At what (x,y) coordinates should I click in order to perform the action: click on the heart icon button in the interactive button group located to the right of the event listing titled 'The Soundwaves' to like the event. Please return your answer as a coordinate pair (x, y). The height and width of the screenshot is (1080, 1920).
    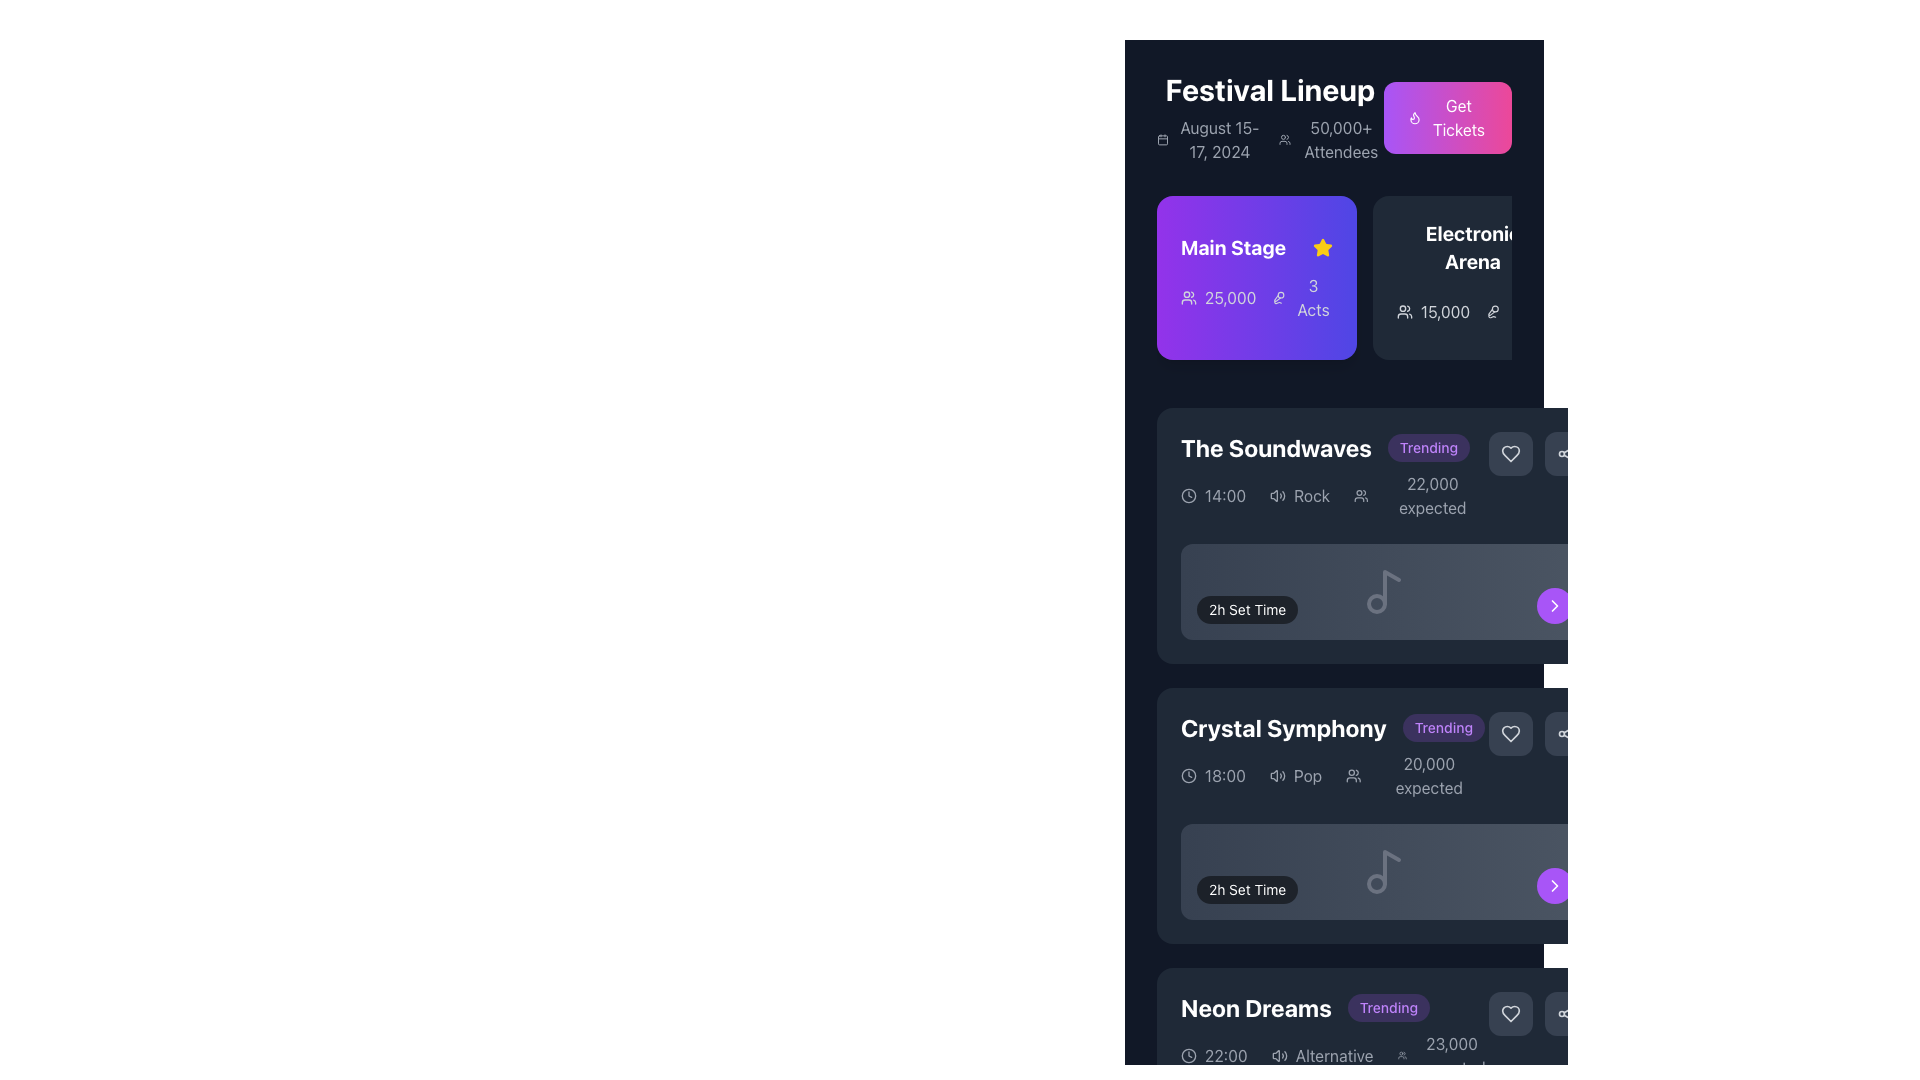
    Looking at the image, I should click on (1537, 454).